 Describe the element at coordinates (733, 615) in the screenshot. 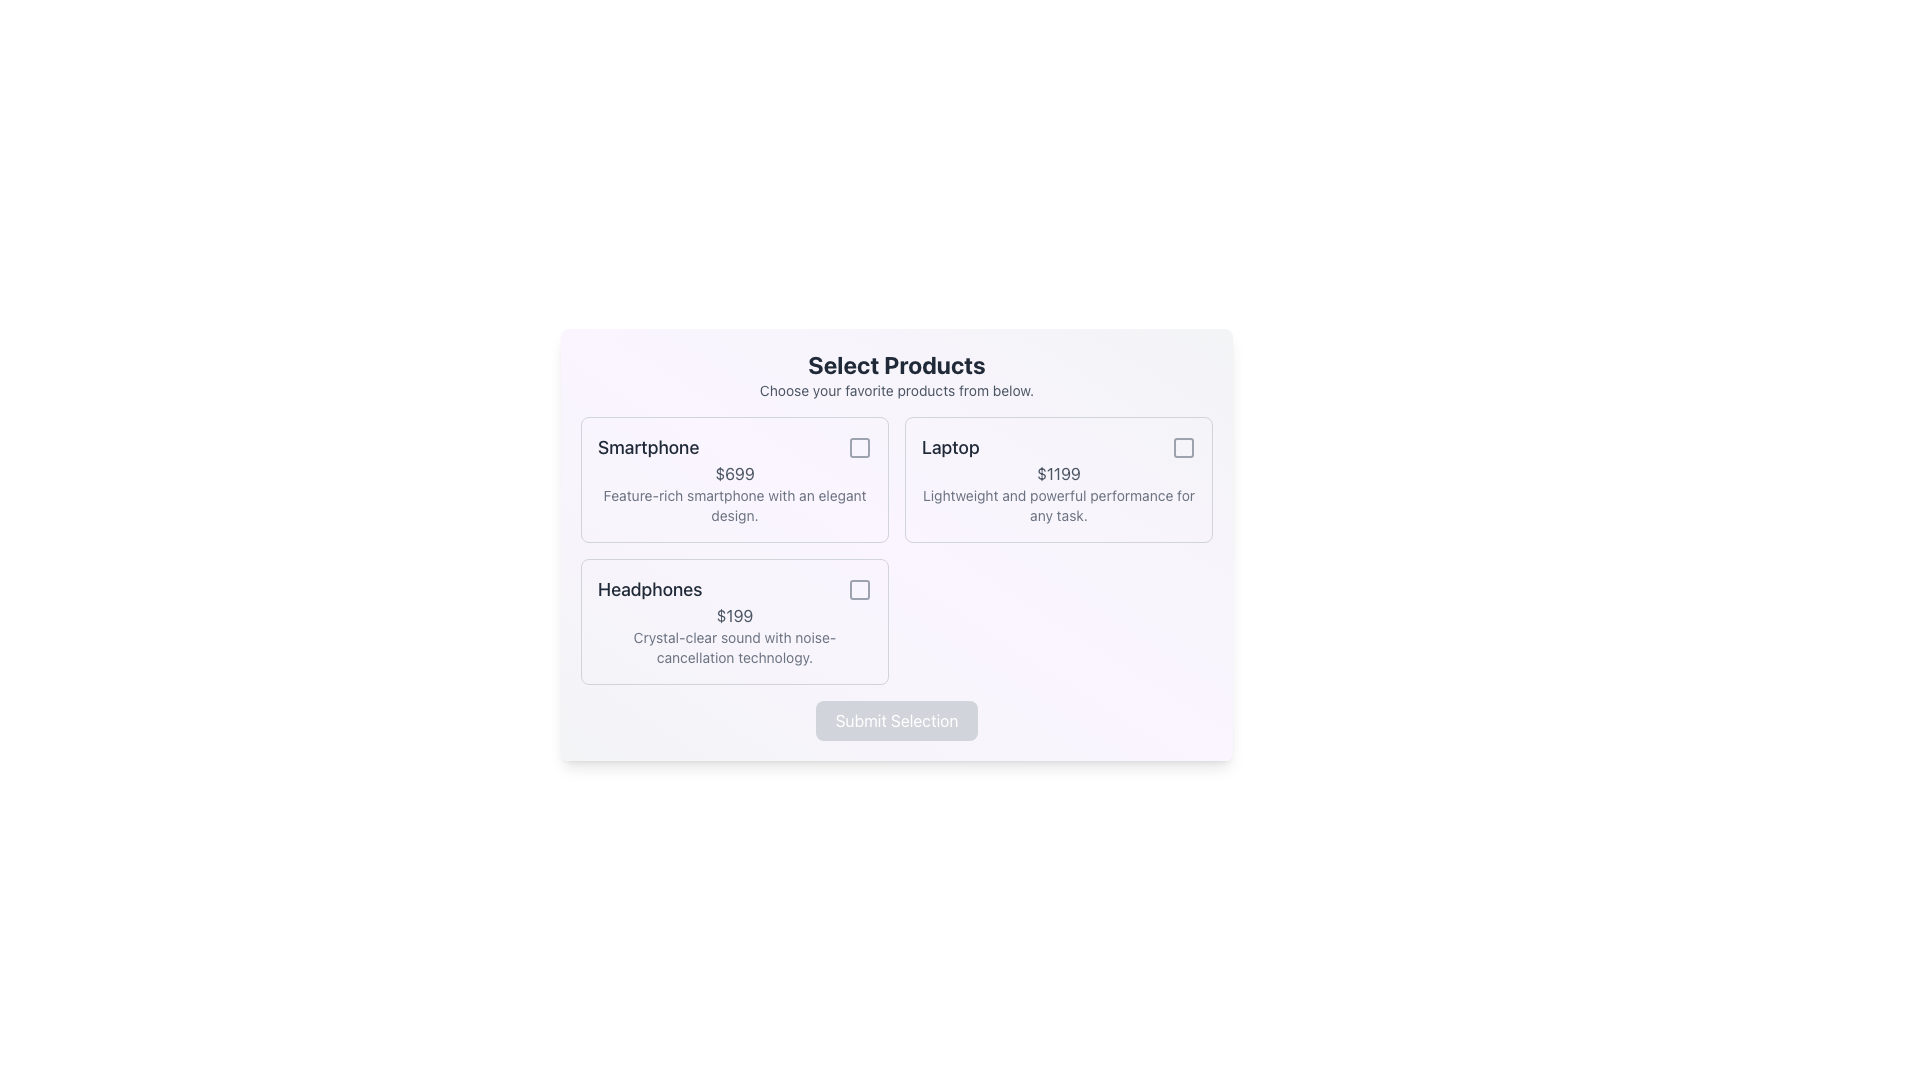

I see `the price label displaying '$199' in medium gray text, located in the 'Headphones' section, between the title 'Headphones' and the description 'Crystal-clear sound with noise-cancellation technology.'` at that location.